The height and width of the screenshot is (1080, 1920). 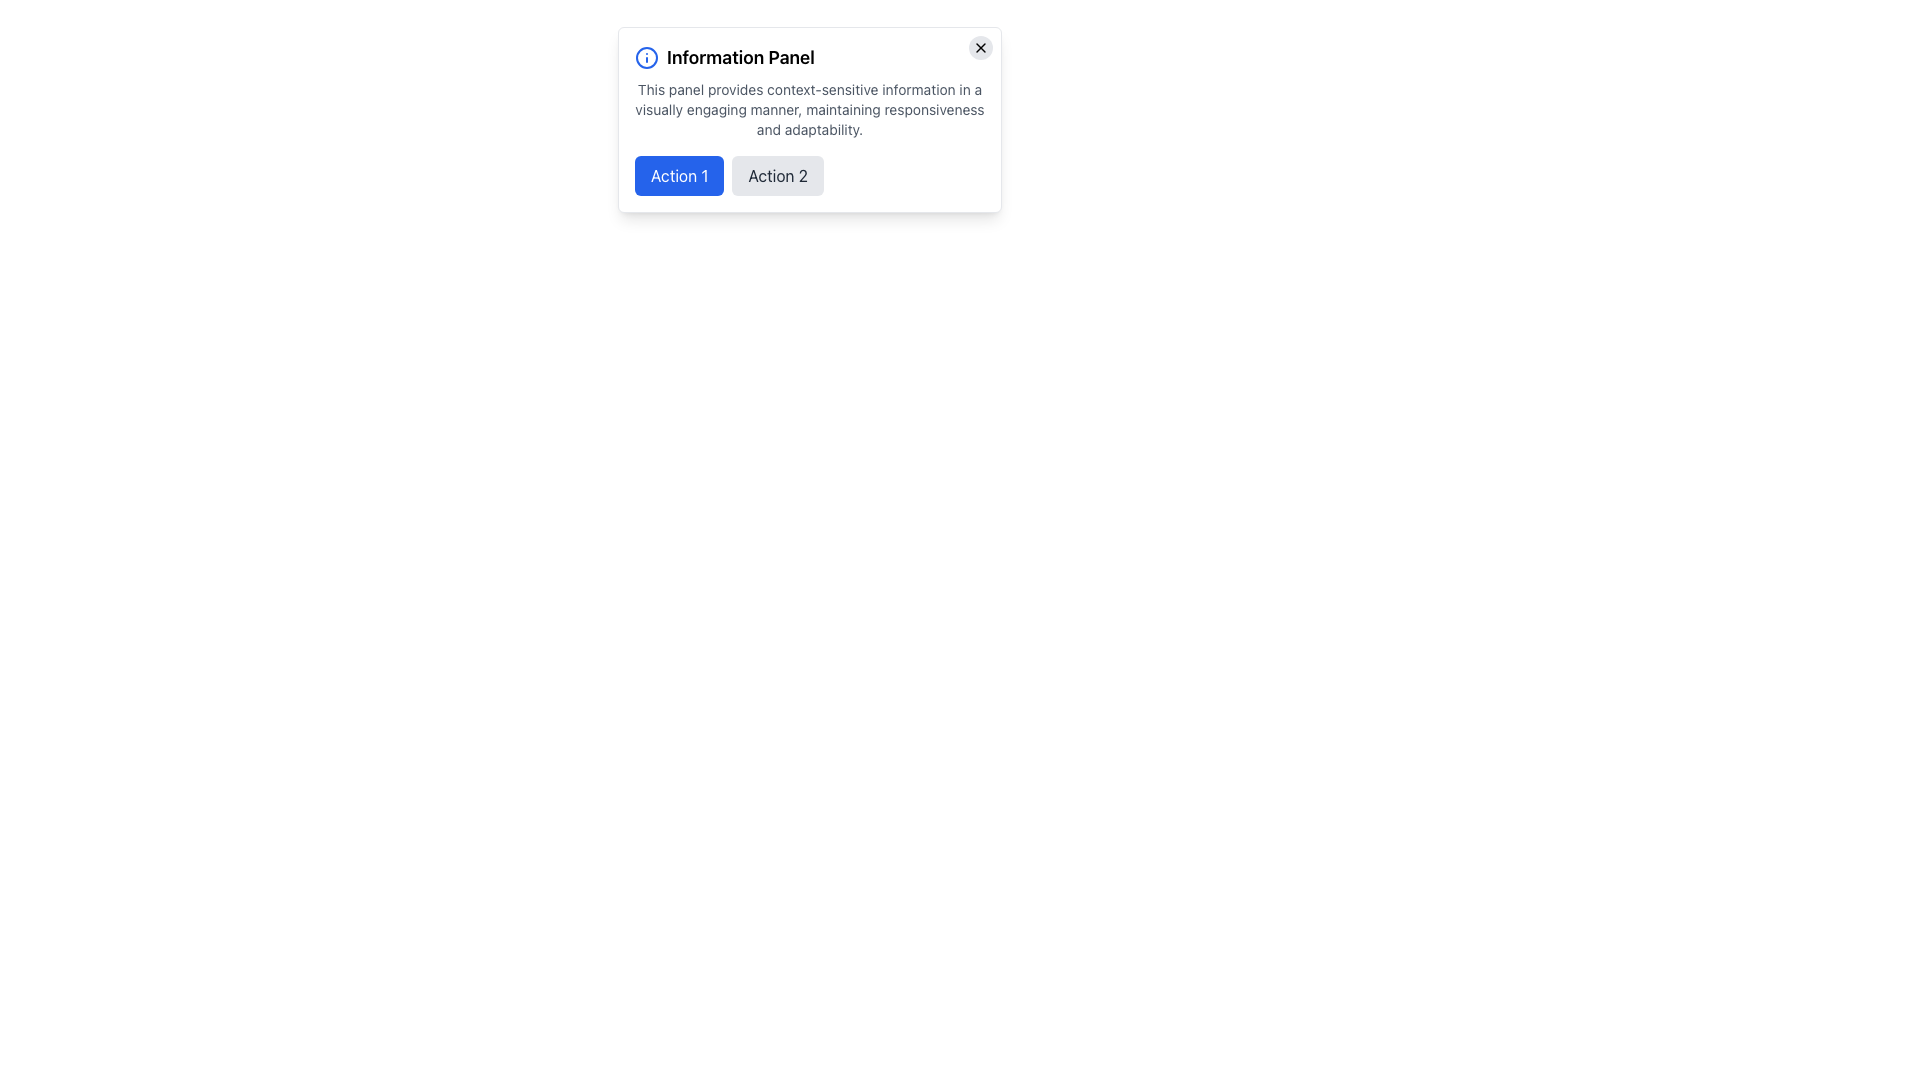 I want to click on the close button located in the upper-right portion of the 'Information Panel' to receive potential UI feedback, so click(x=980, y=46).